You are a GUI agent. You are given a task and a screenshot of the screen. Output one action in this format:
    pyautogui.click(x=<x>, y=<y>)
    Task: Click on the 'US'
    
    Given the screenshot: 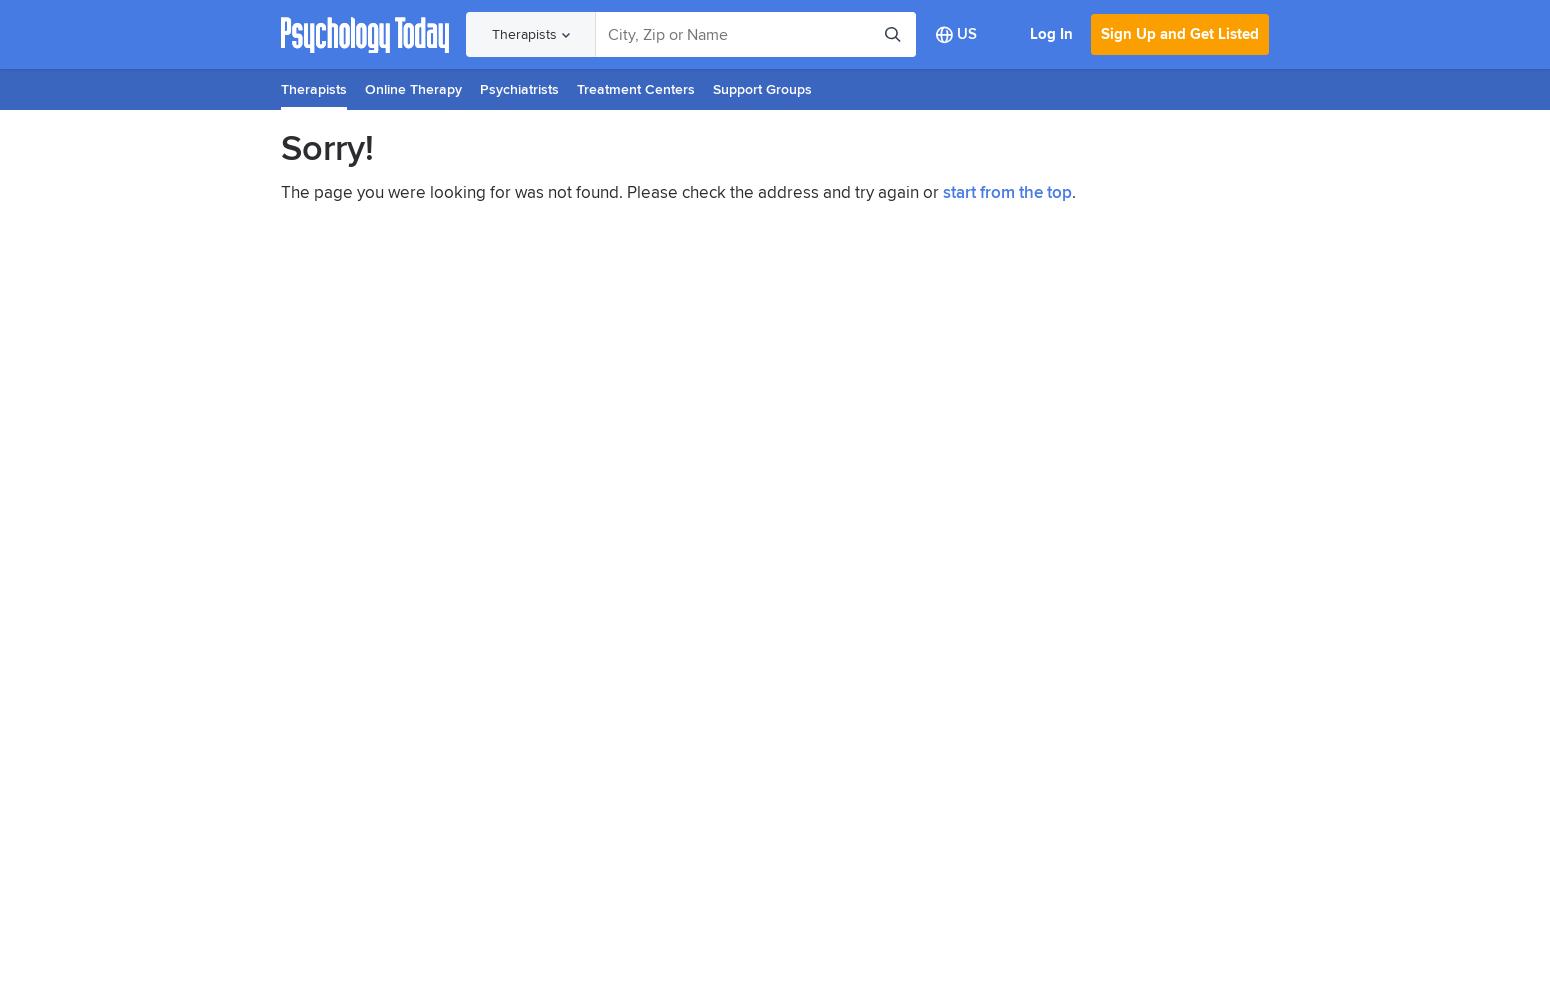 What is the action you would take?
    pyautogui.click(x=966, y=34)
    